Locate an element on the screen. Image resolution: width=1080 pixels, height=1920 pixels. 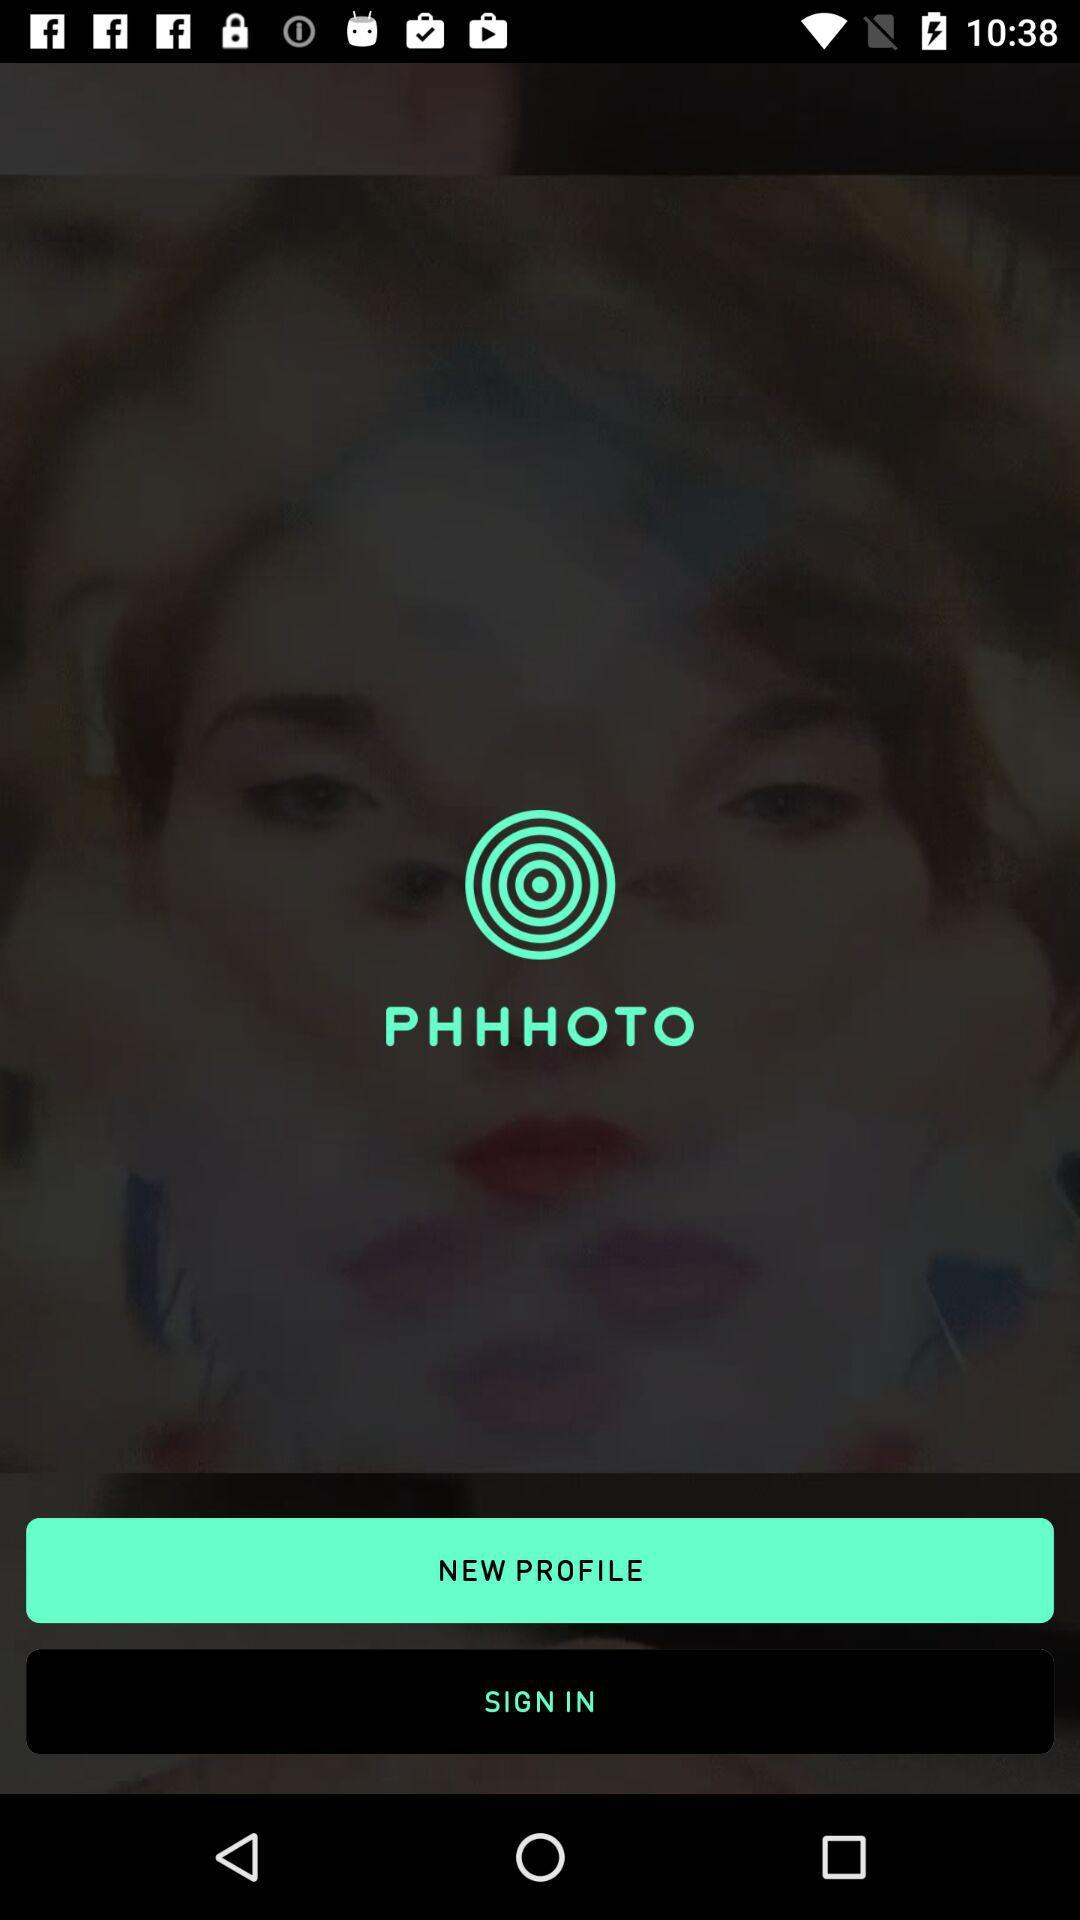
tap to sign in is located at coordinates (540, 1679).